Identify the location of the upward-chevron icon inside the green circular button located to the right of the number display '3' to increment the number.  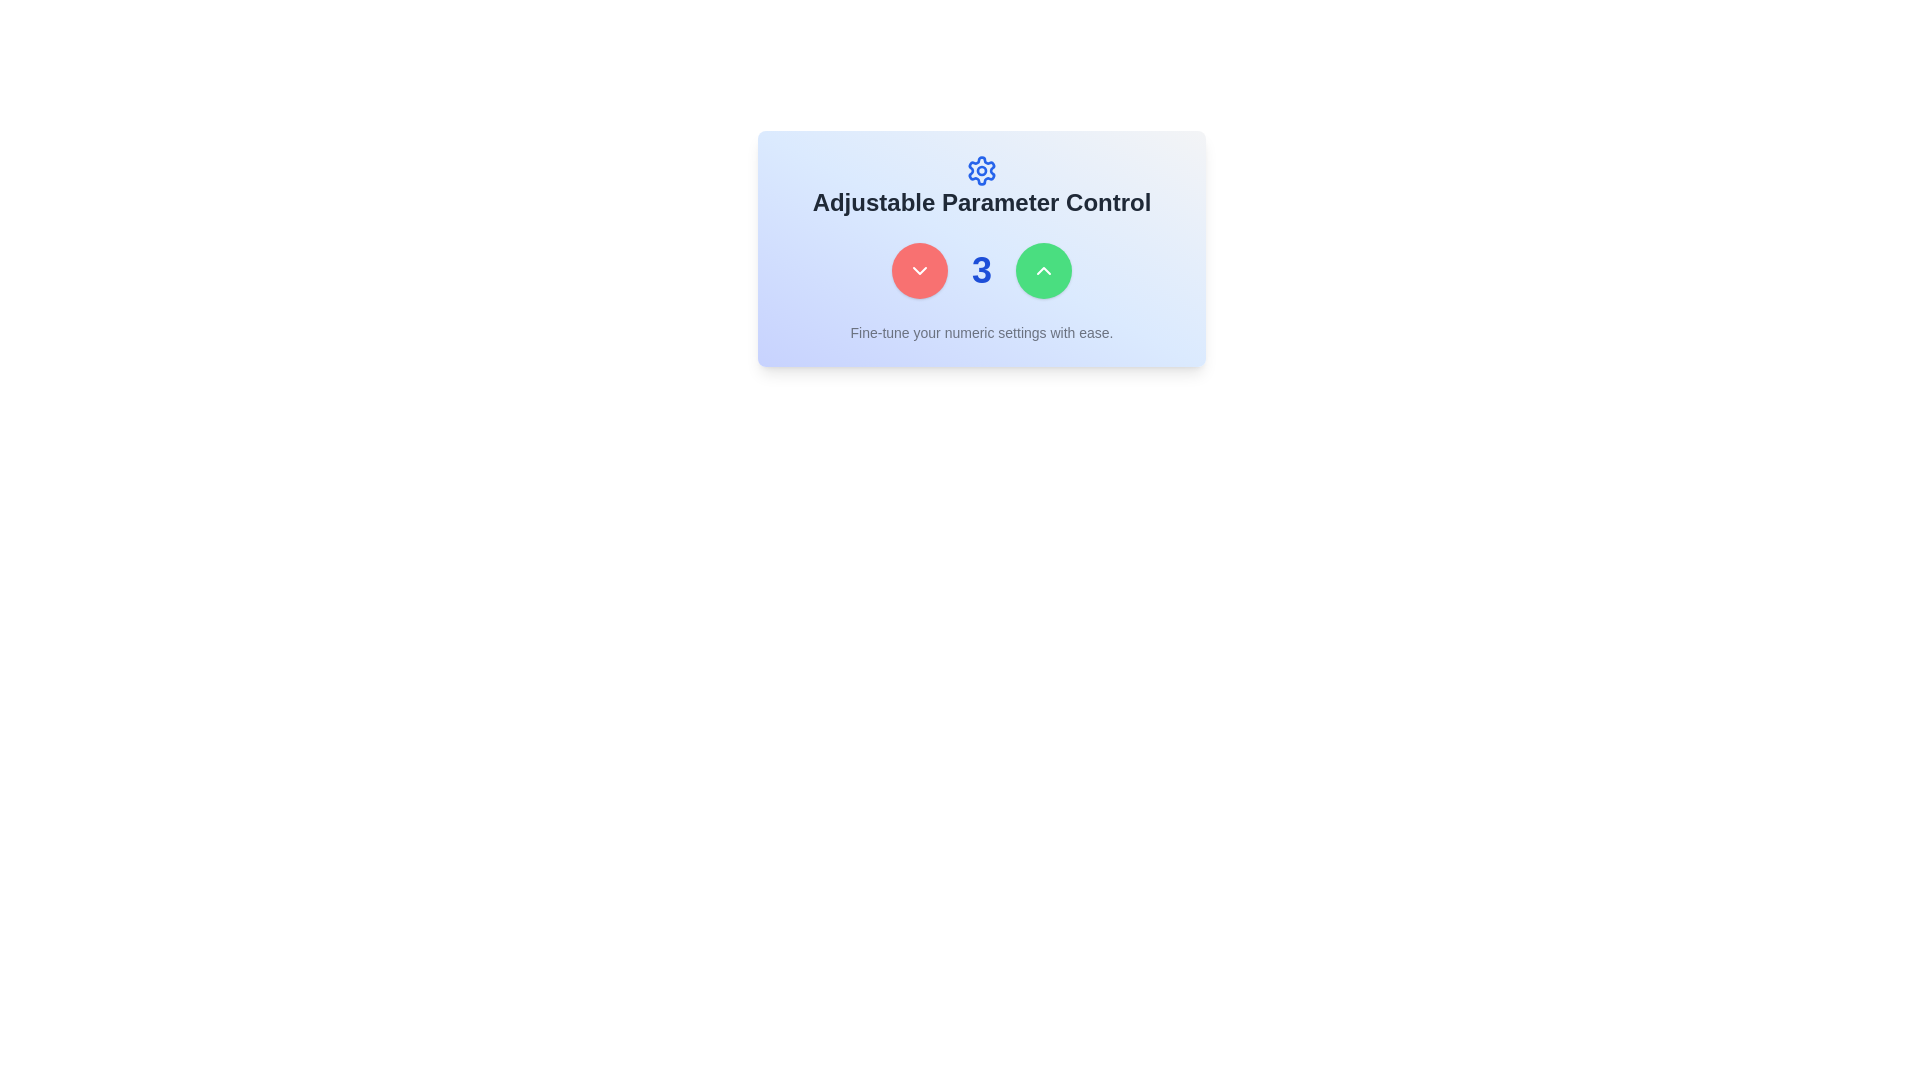
(1043, 270).